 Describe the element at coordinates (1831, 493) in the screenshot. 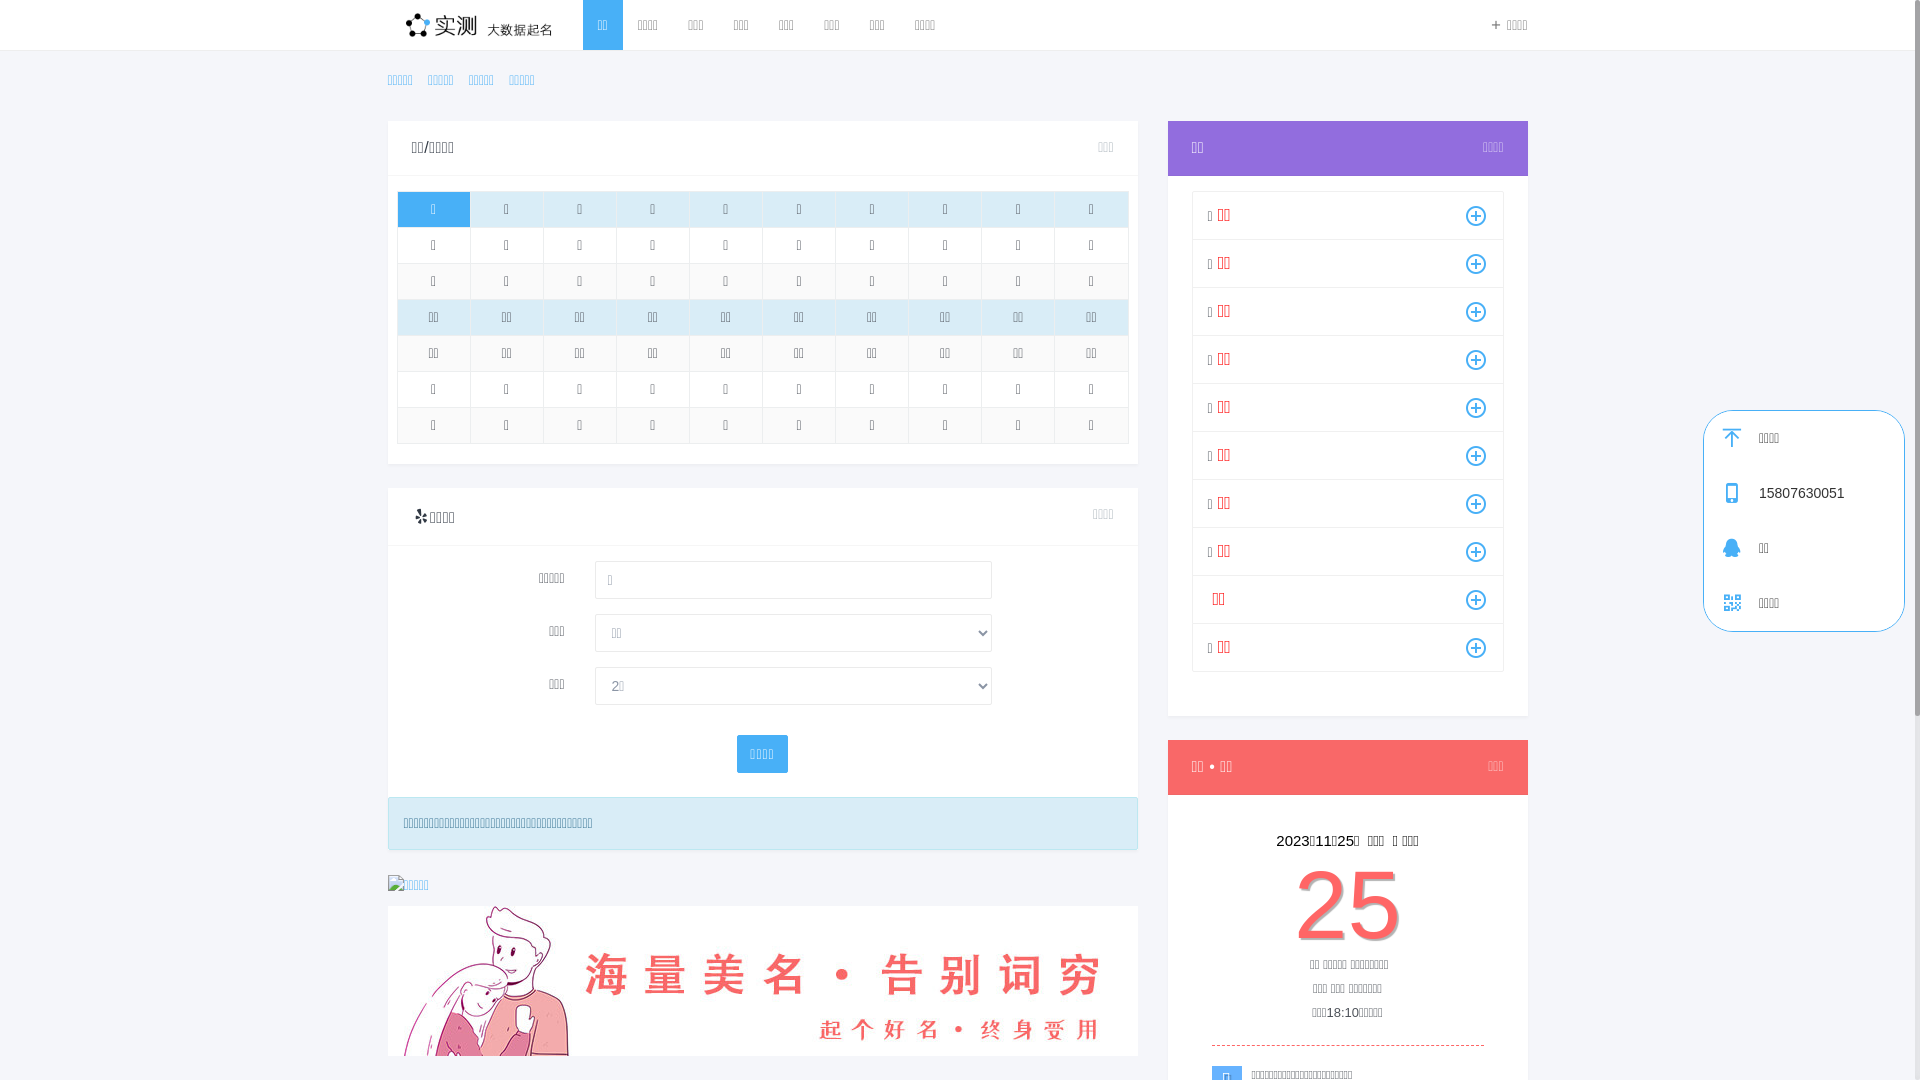

I see `'15807630051'` at that location.